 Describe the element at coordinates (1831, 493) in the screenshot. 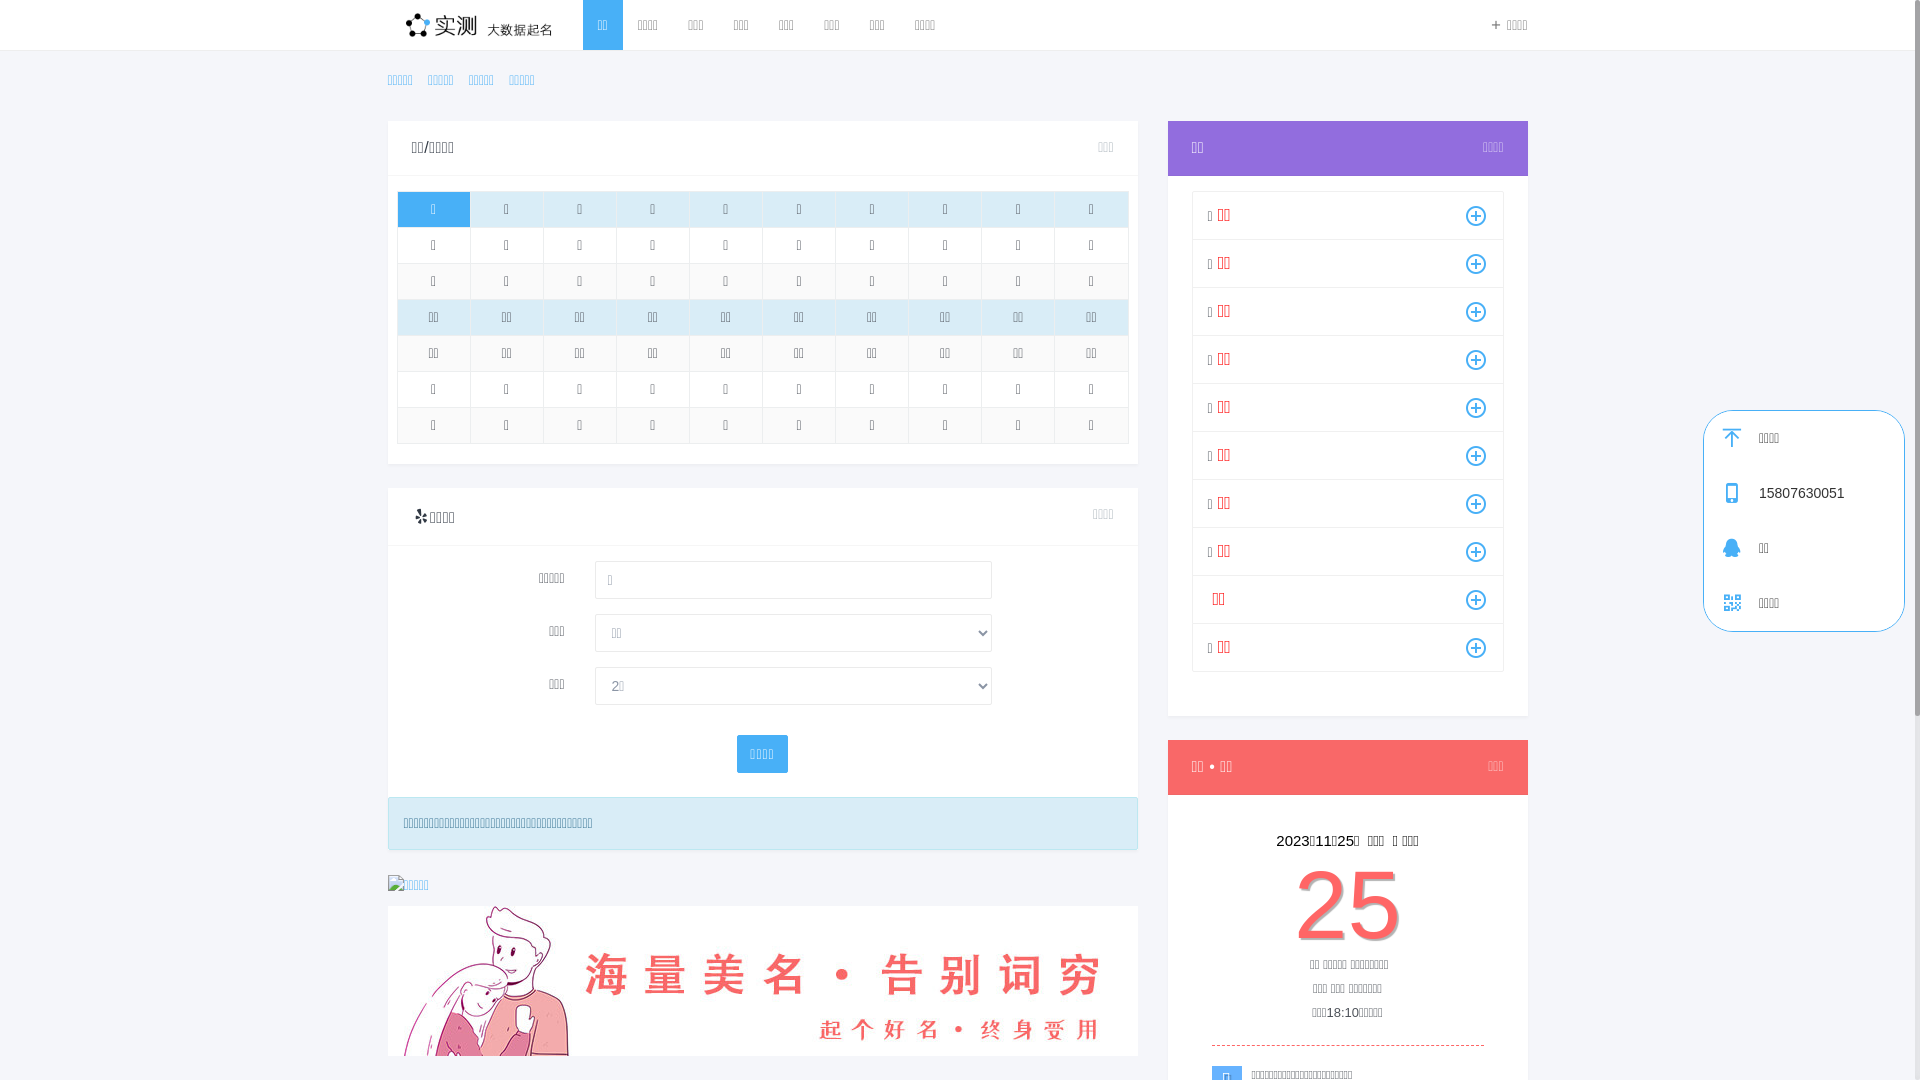

I see `'15807630051'` at that location.